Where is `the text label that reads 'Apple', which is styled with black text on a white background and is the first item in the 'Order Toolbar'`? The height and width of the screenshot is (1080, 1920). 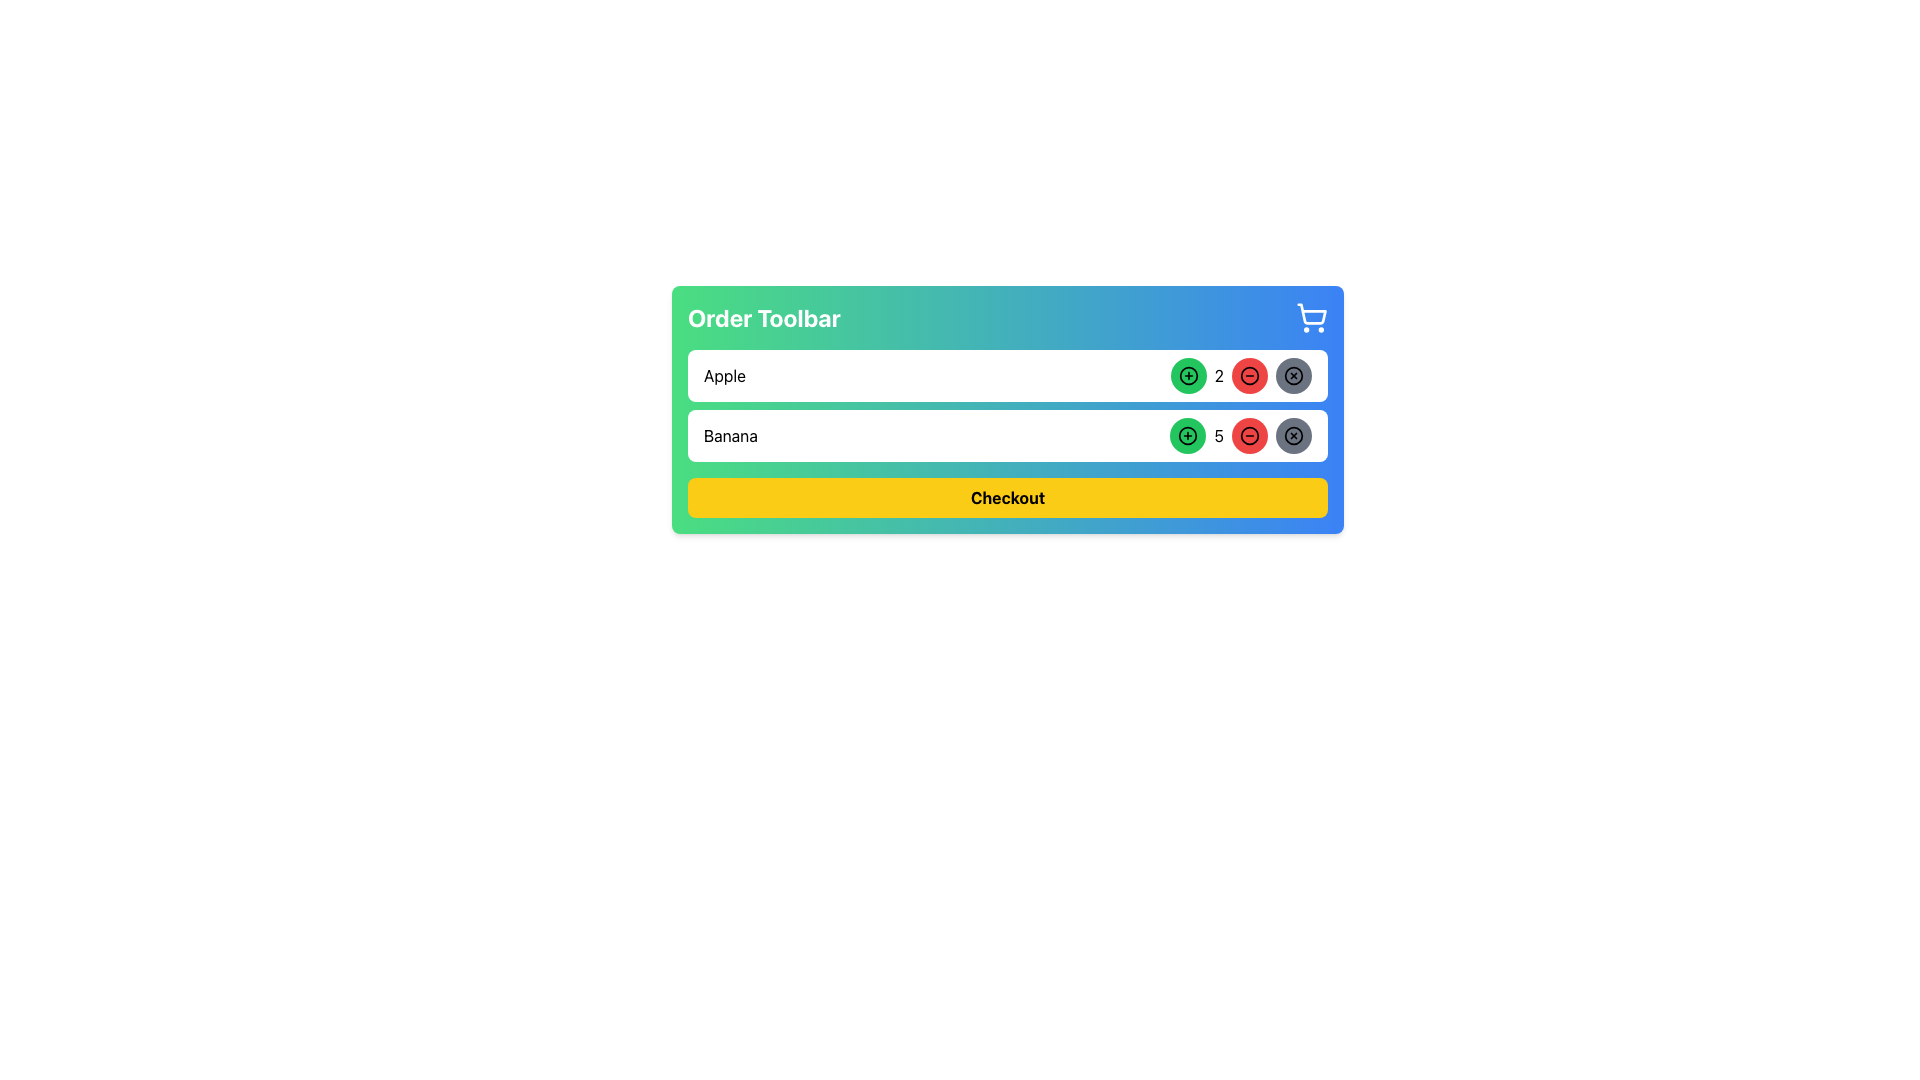
the text label that reads 'Apple', which is styled with black text on a white background and is the first item in the 'Order Toolbar' is located at coordinates (723, 375).